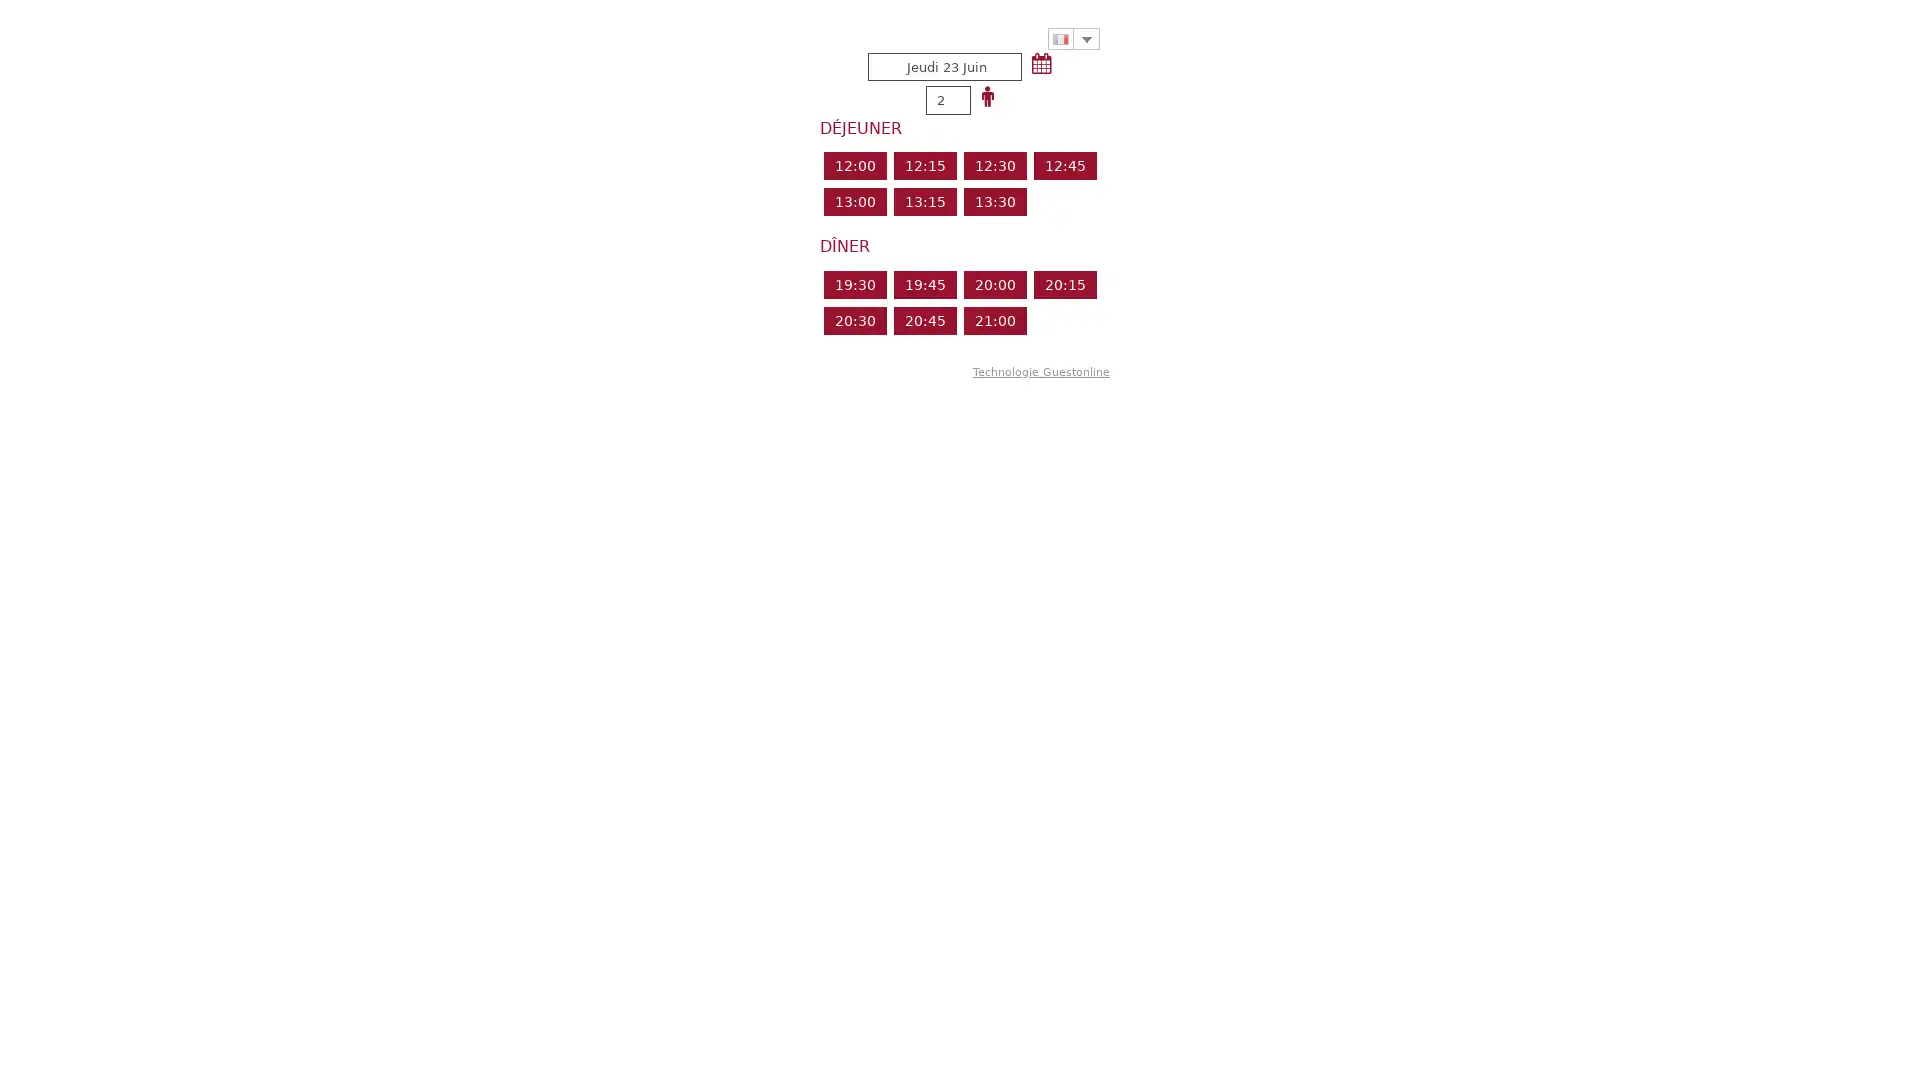 The height and width of the screenshot is (1080, 1920). Describe the element at coordinates (854, 164) in the screenshot. I see `12:00` at that location.